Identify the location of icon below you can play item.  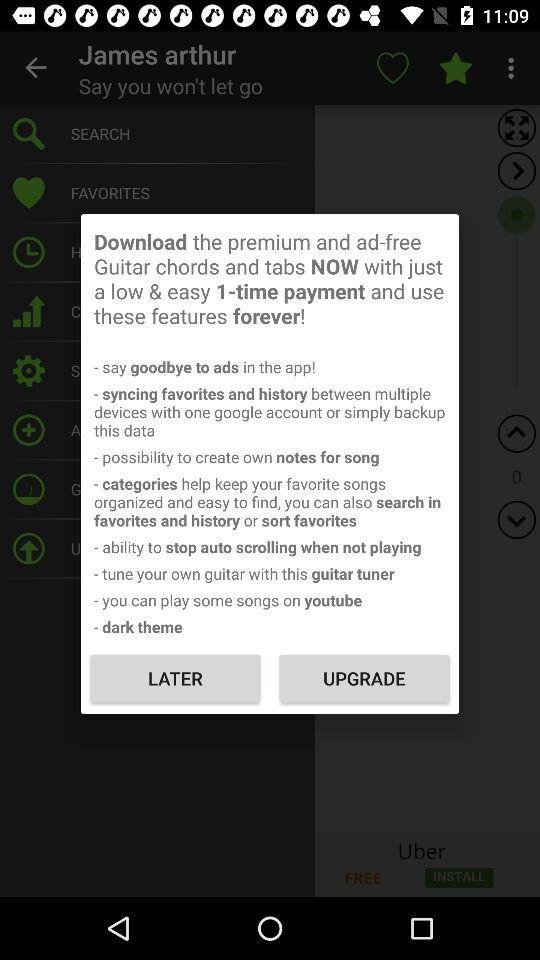
(363, 678).